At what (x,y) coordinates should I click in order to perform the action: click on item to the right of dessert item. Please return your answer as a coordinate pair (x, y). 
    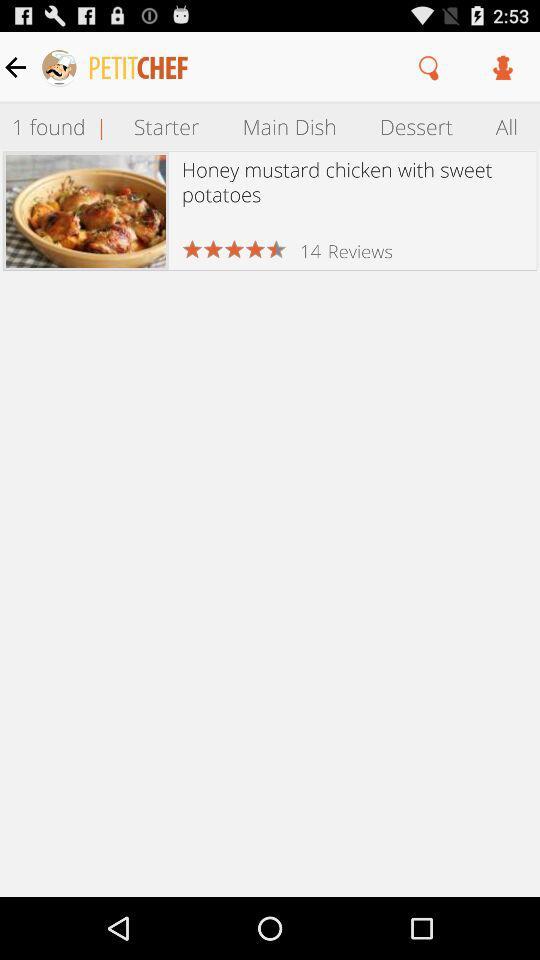
    Looking at the image, I should click on (507, 125).